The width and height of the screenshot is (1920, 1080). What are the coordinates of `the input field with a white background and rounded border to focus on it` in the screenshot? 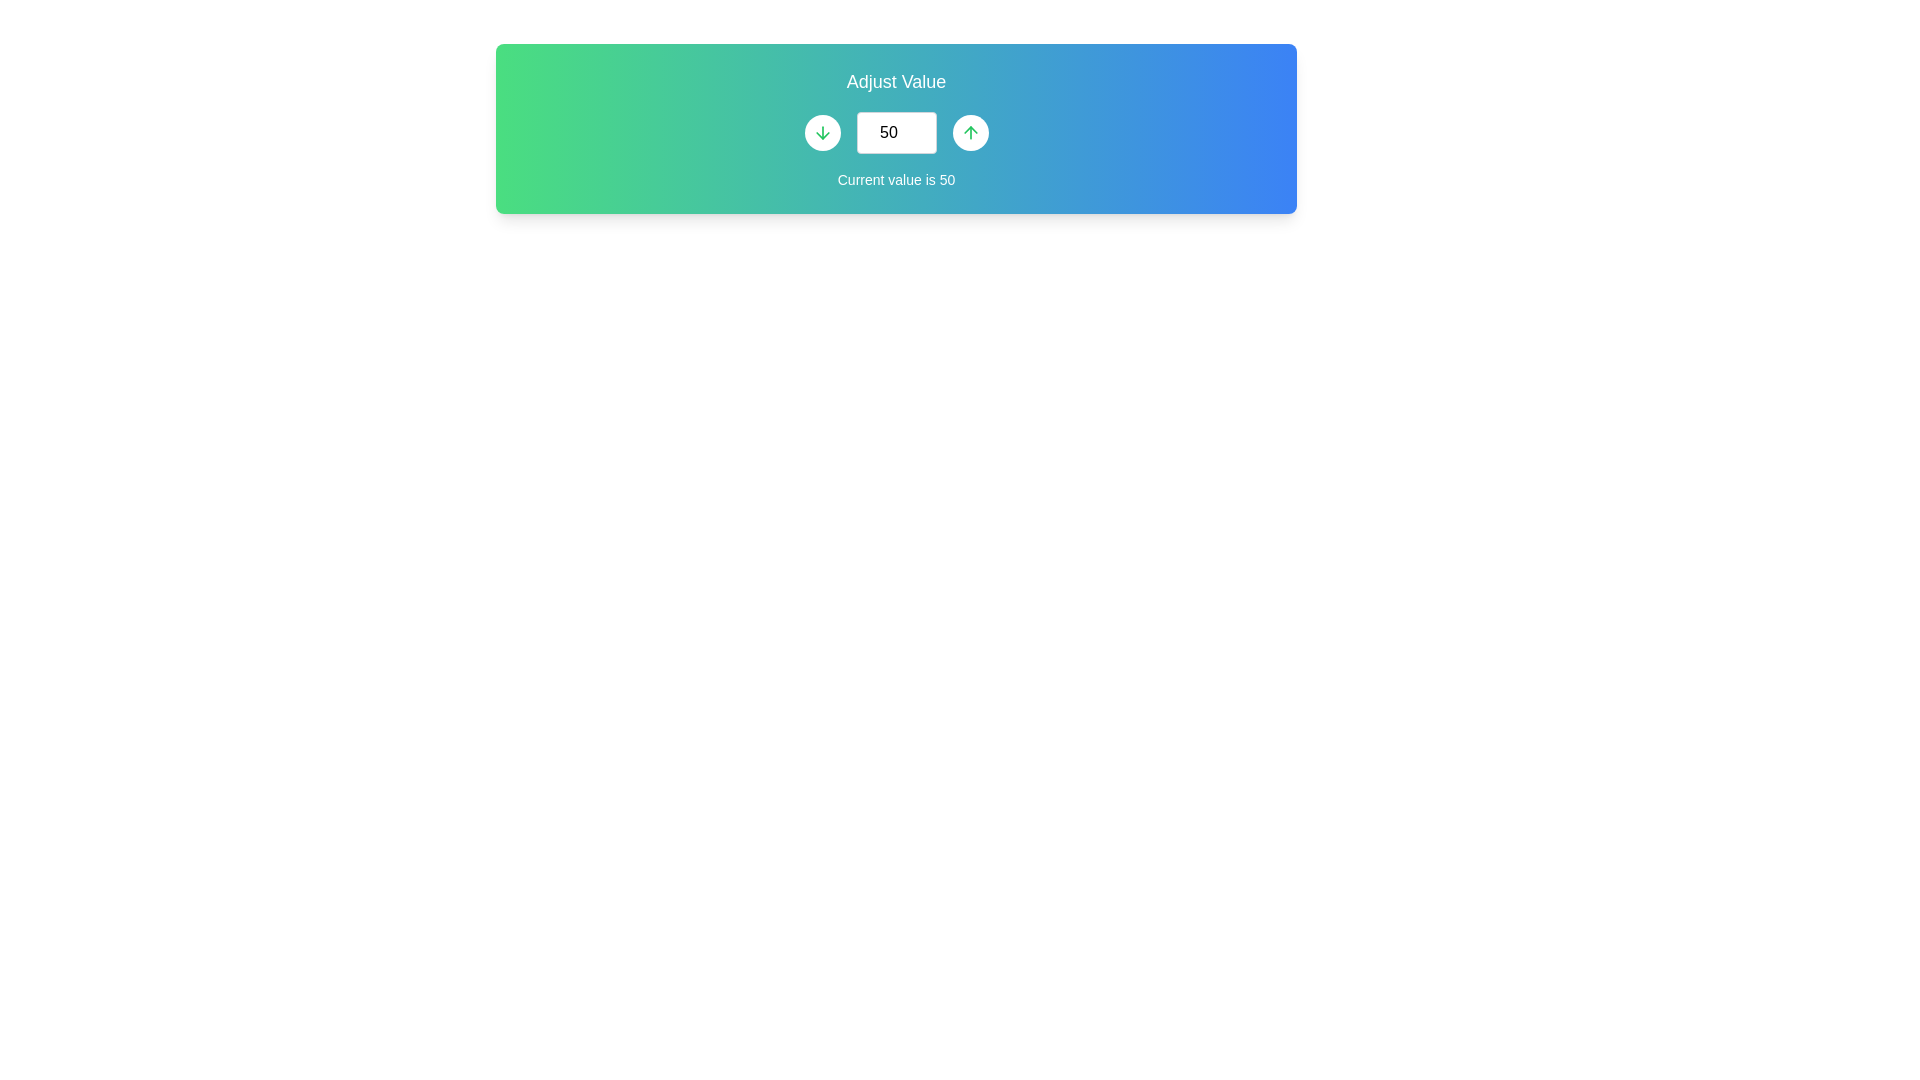 It's located at (895, 132).